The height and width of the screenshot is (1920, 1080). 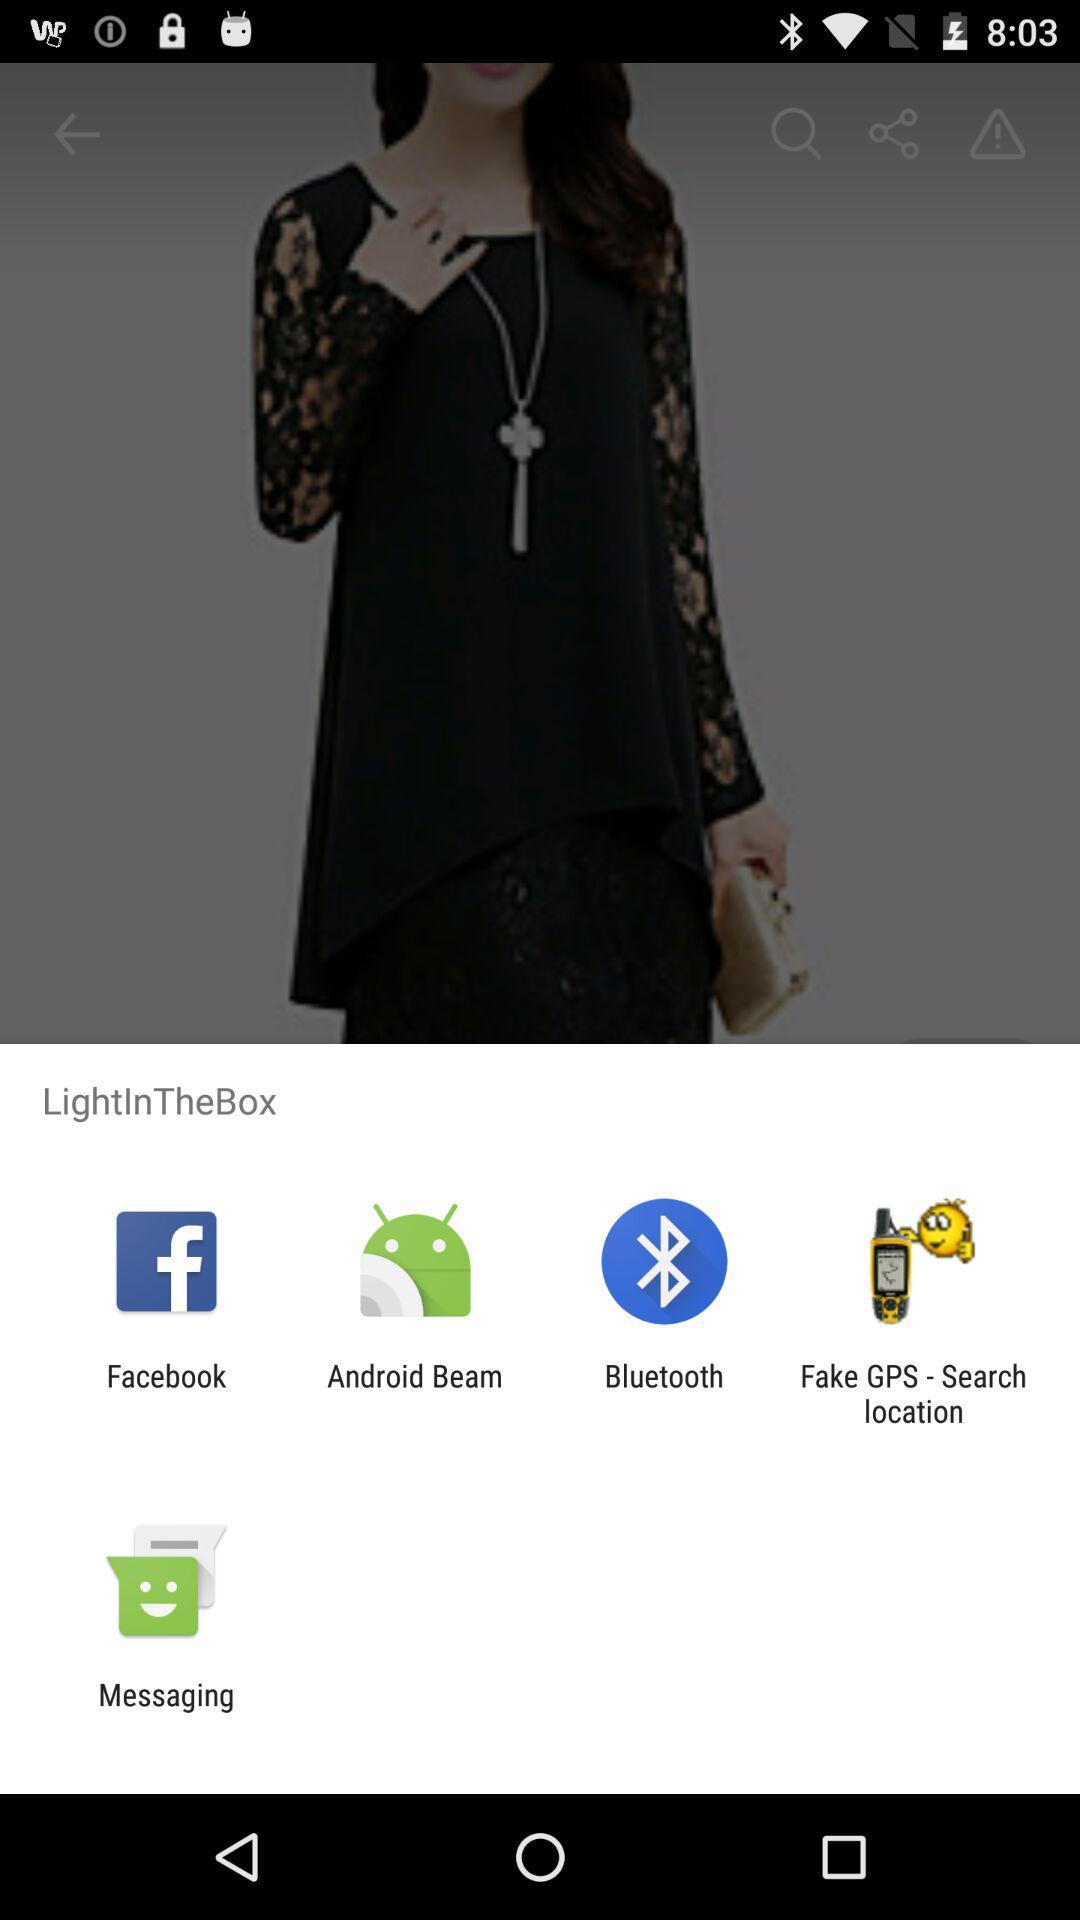 What do you see at coordinates (414, 1392) in the screenshot?
I see `the item to the right of the facebook app` at bounding box center [414, 1392].